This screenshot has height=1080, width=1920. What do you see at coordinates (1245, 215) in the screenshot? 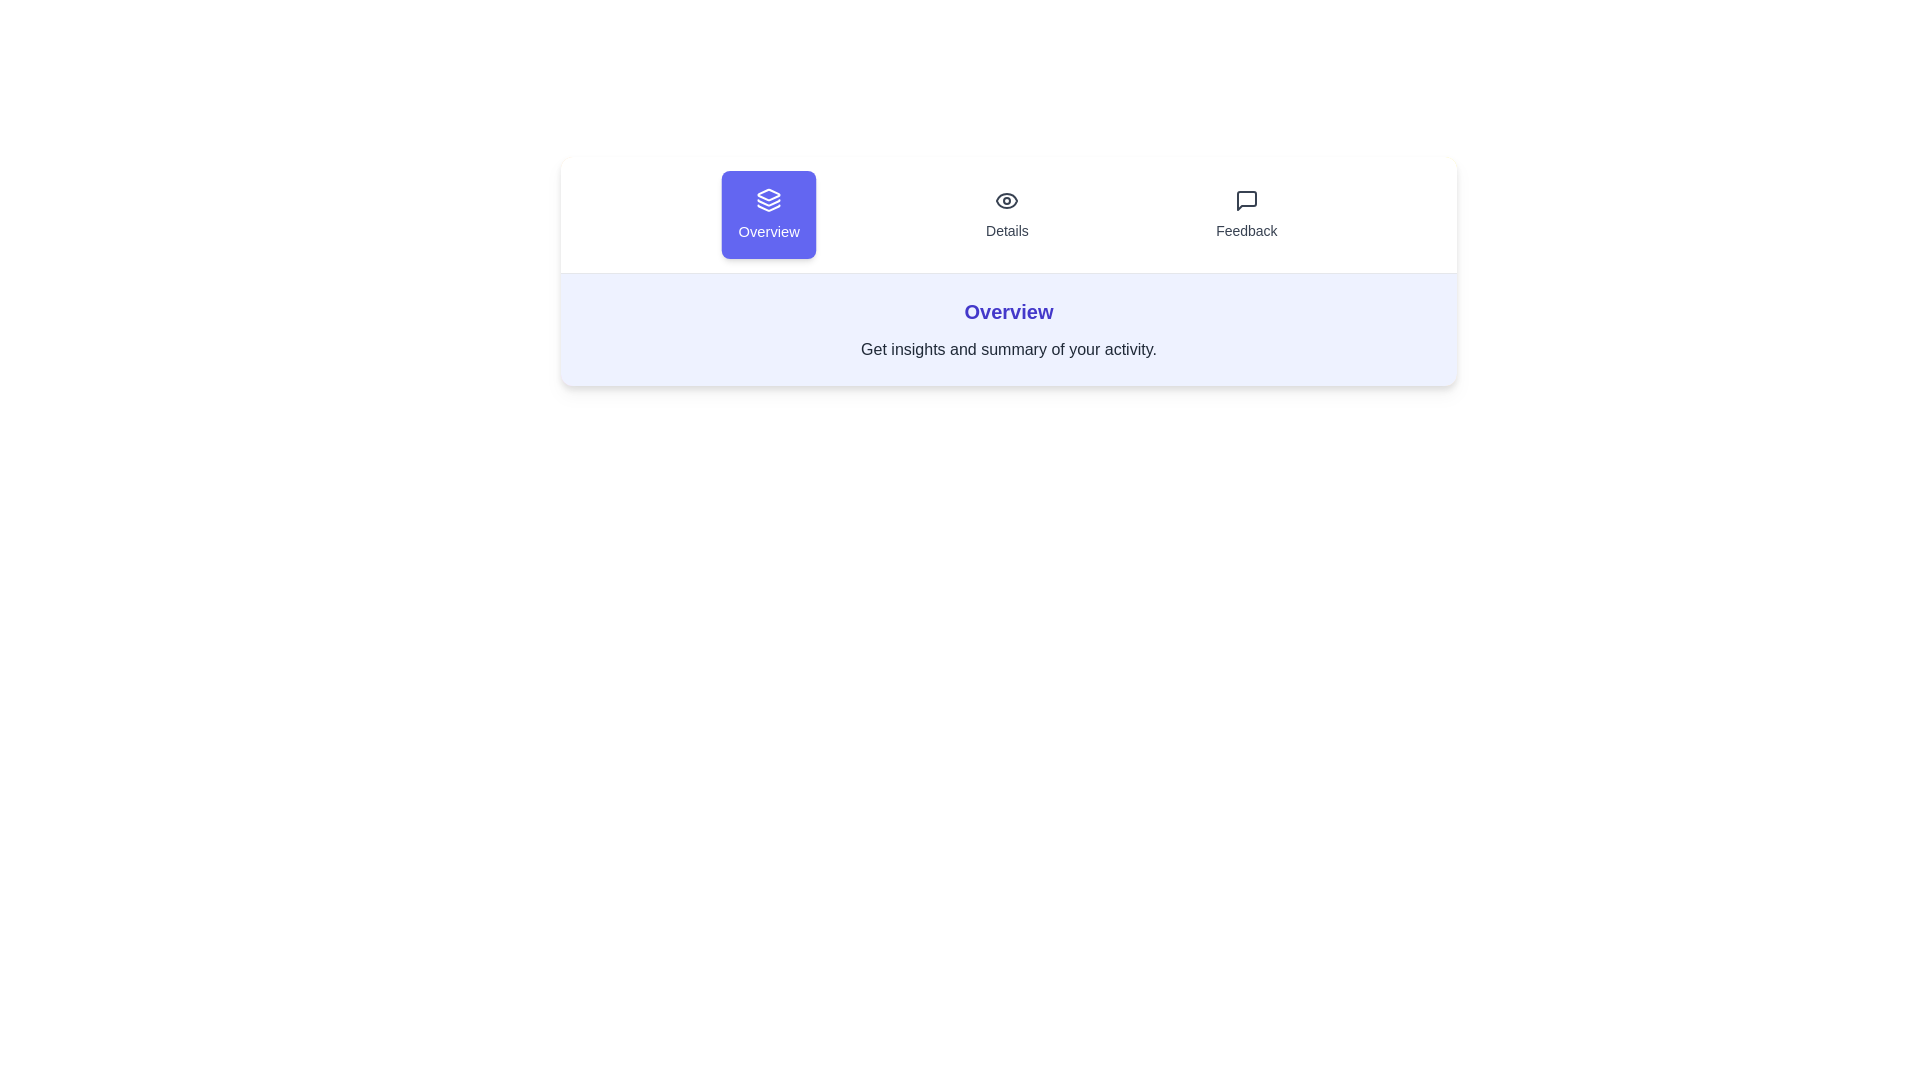
I see `the tab labeled Feedback` at bounding box center [1245, 215].